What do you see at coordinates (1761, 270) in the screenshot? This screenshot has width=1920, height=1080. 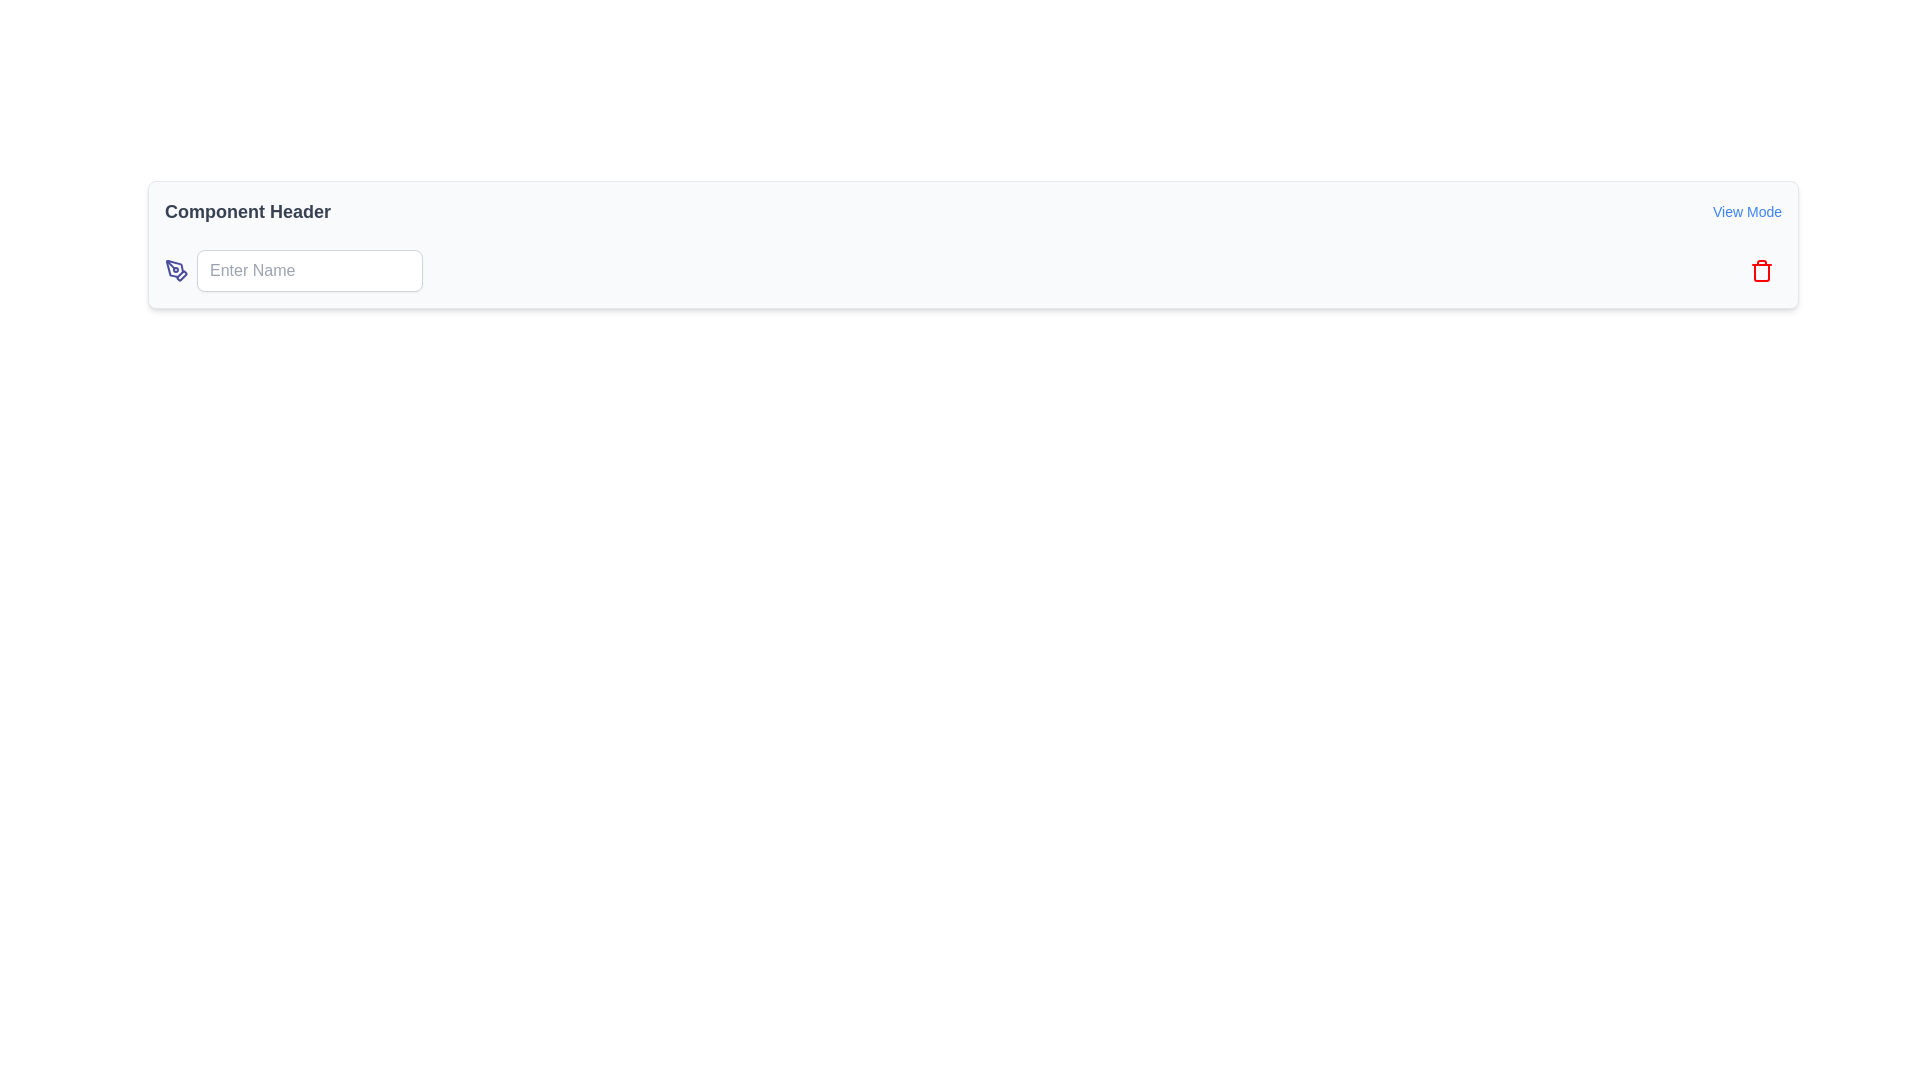 I see `the small red trash bin icon located at the far right of the horizontal bar` at bounding box center [1761, 270].